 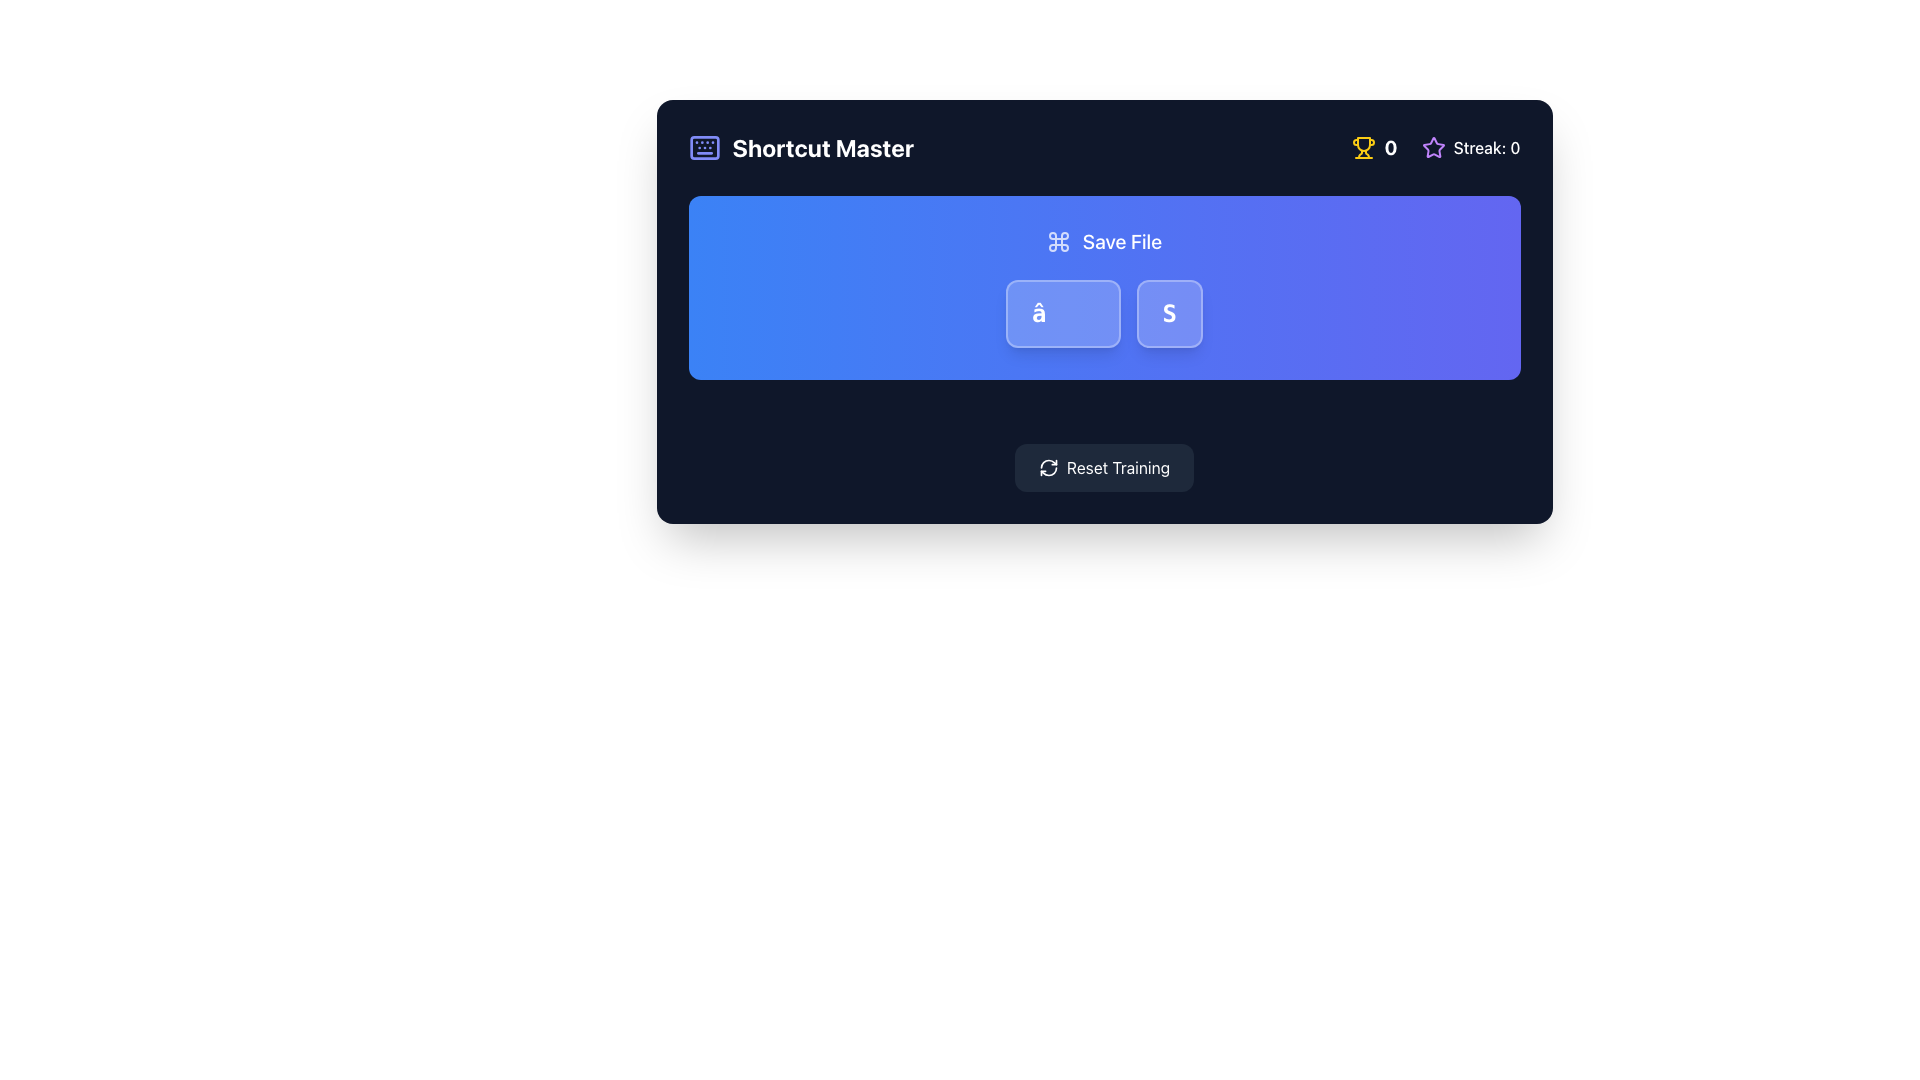 I want to click on the 'Reset Training' button, which is a dark rectangular button with rounded corners containing white text and a circular arrow icon, to initiate the reset of the training process, so click(x=1103, y=467).